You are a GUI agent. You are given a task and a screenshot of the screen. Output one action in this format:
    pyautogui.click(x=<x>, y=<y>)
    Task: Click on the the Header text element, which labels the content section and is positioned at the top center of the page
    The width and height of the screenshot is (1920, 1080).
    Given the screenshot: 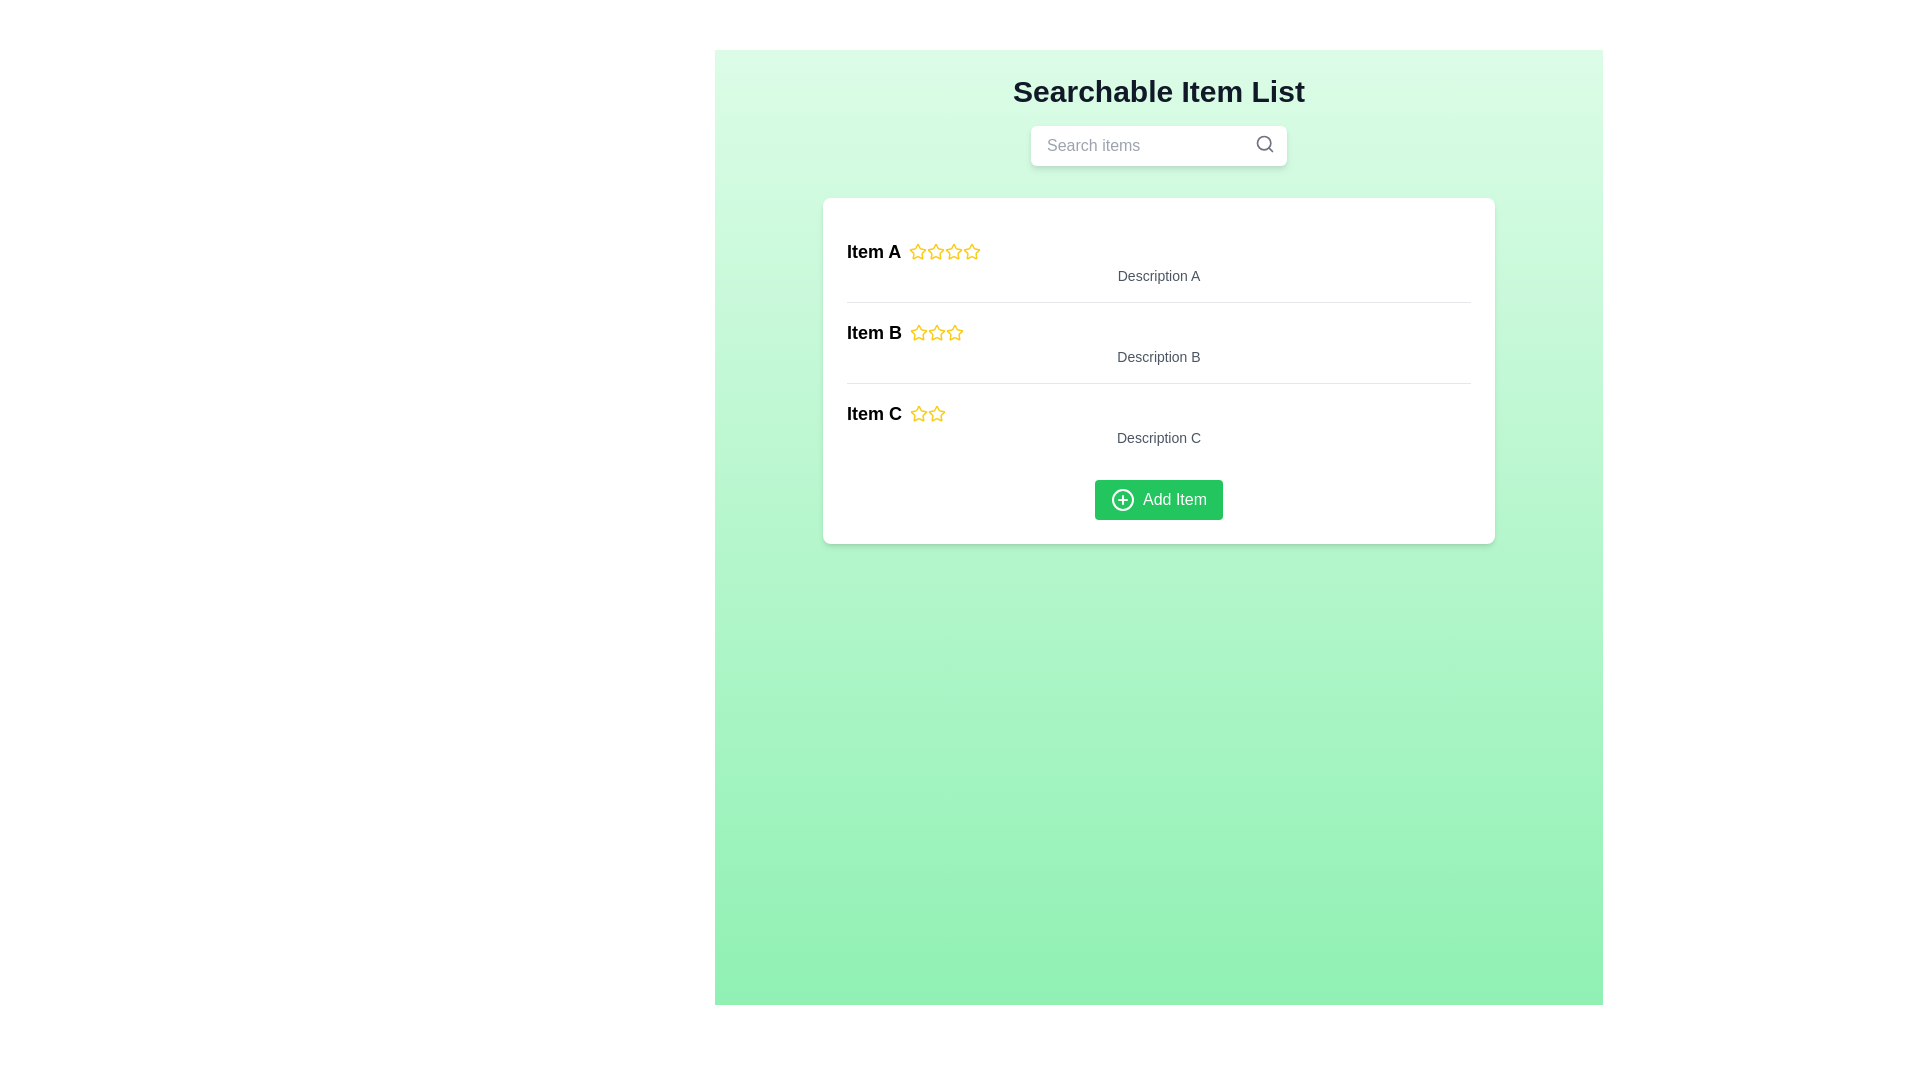 What is the action you would take?
    pyautogui.click(x=1158, y=92)
    